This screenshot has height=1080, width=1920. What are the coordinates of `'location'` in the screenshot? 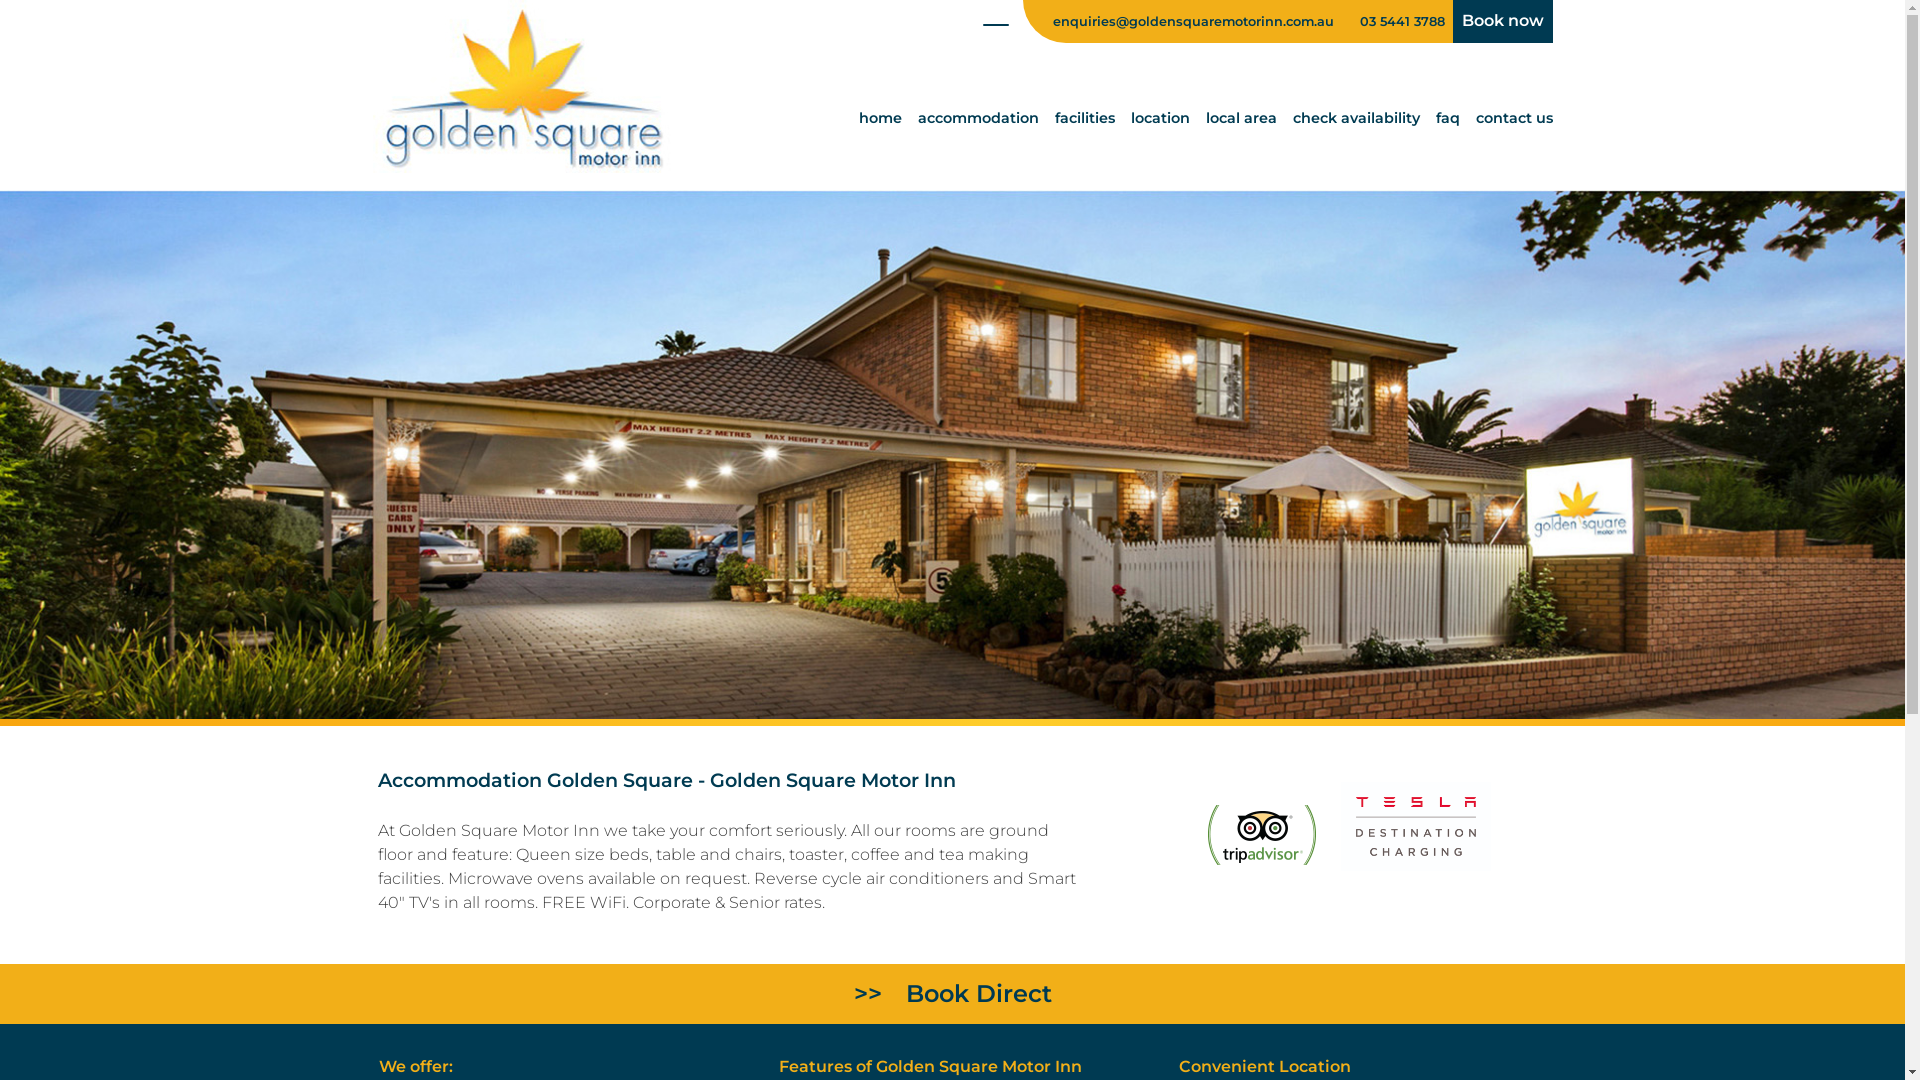 It's located at (1159, 118).